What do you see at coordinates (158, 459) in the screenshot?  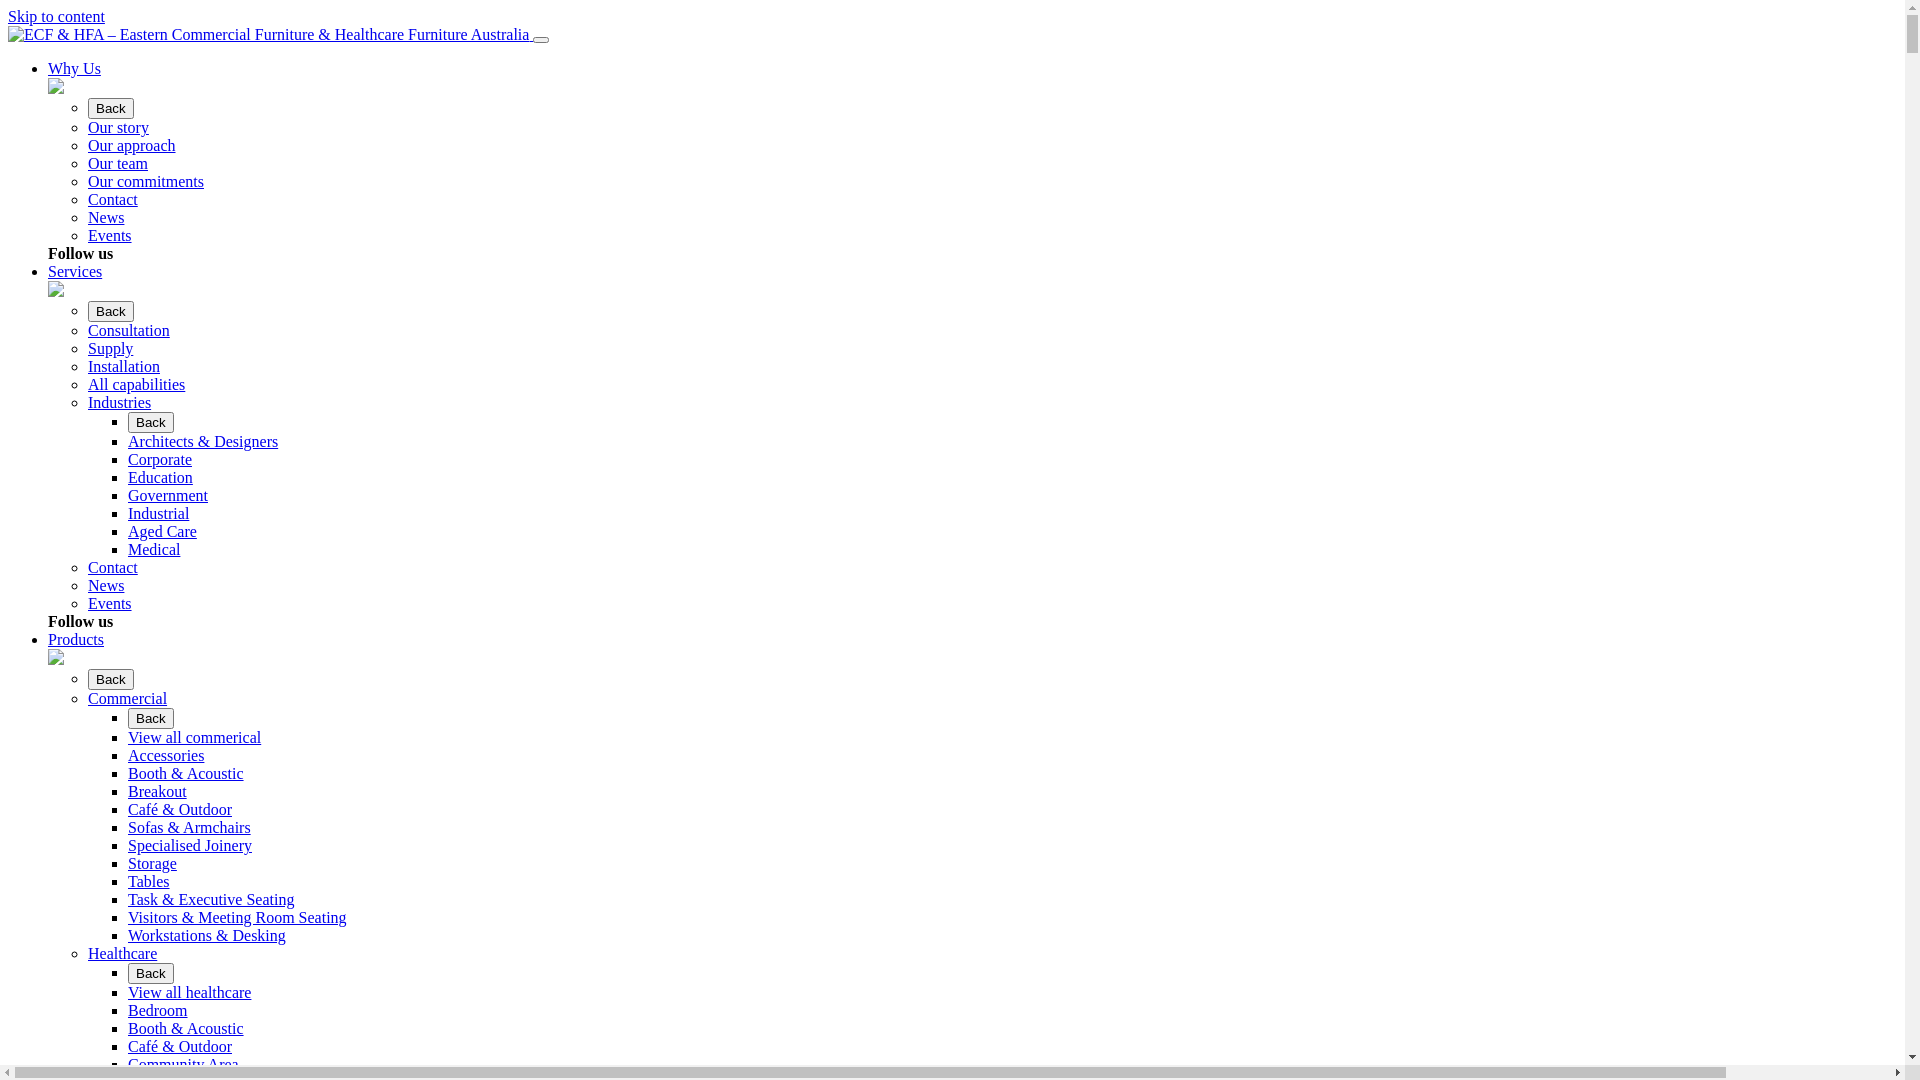 I see `'Corporate'` at bounding box center [158, 459].